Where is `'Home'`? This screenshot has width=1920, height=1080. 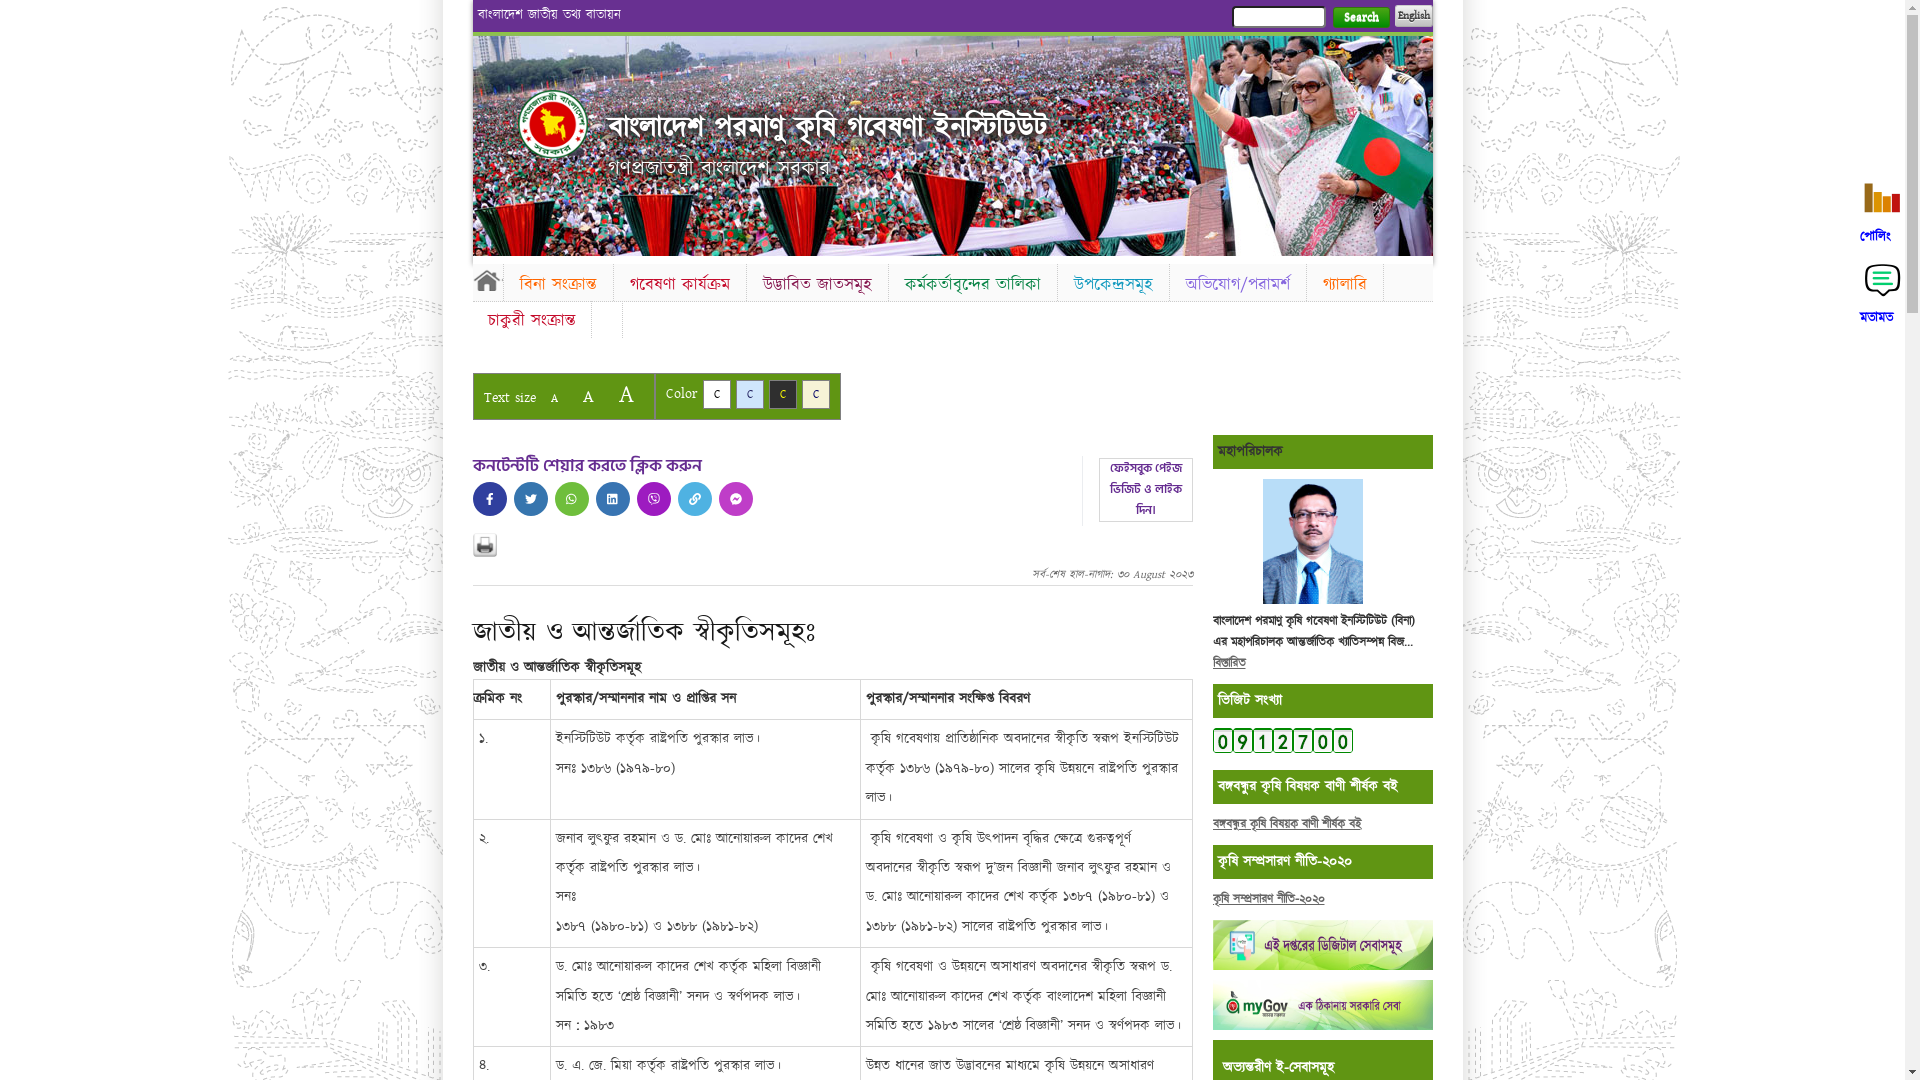 'Home' is located at coordinates (552, 123).